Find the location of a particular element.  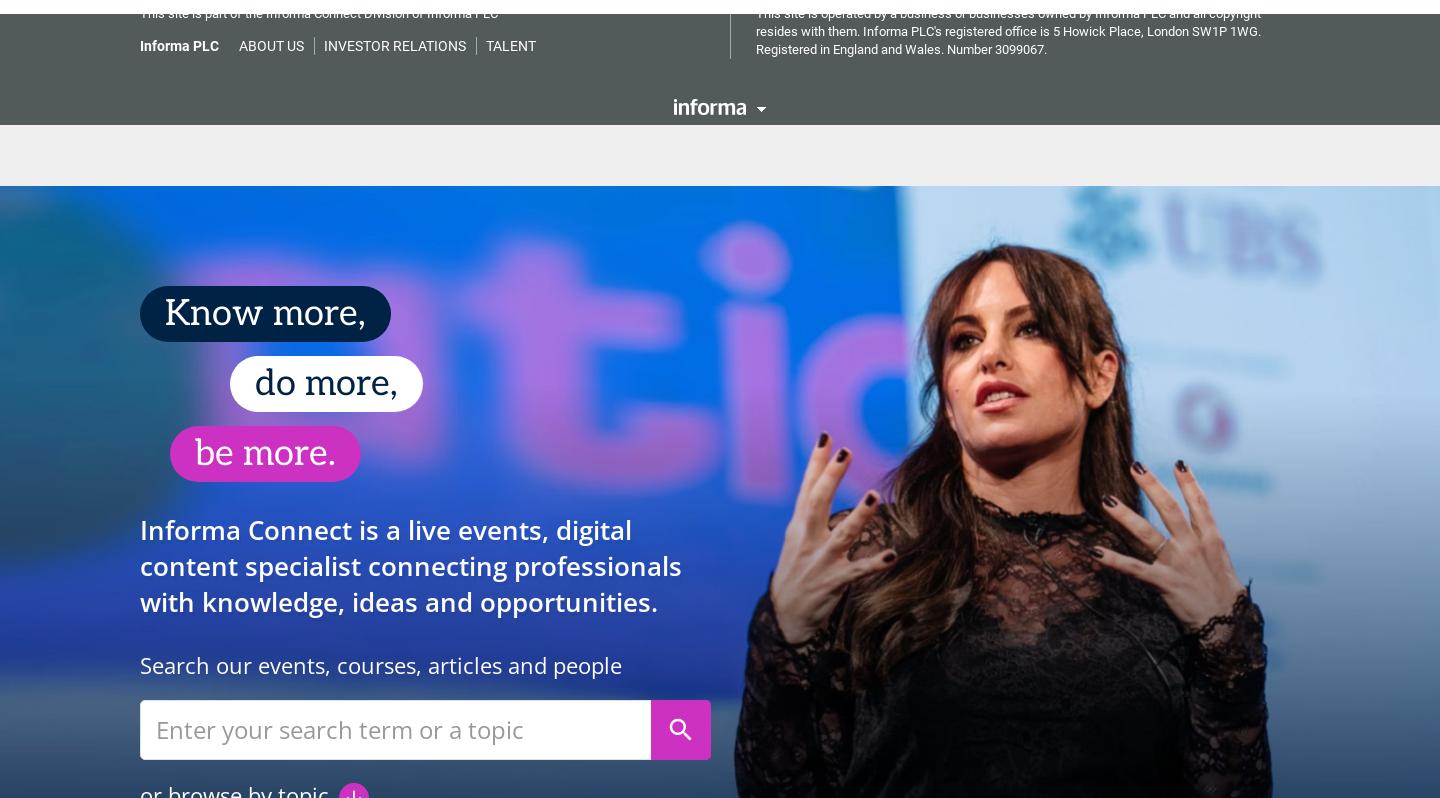

'Sustainability' is located at coordinates (729, 140).